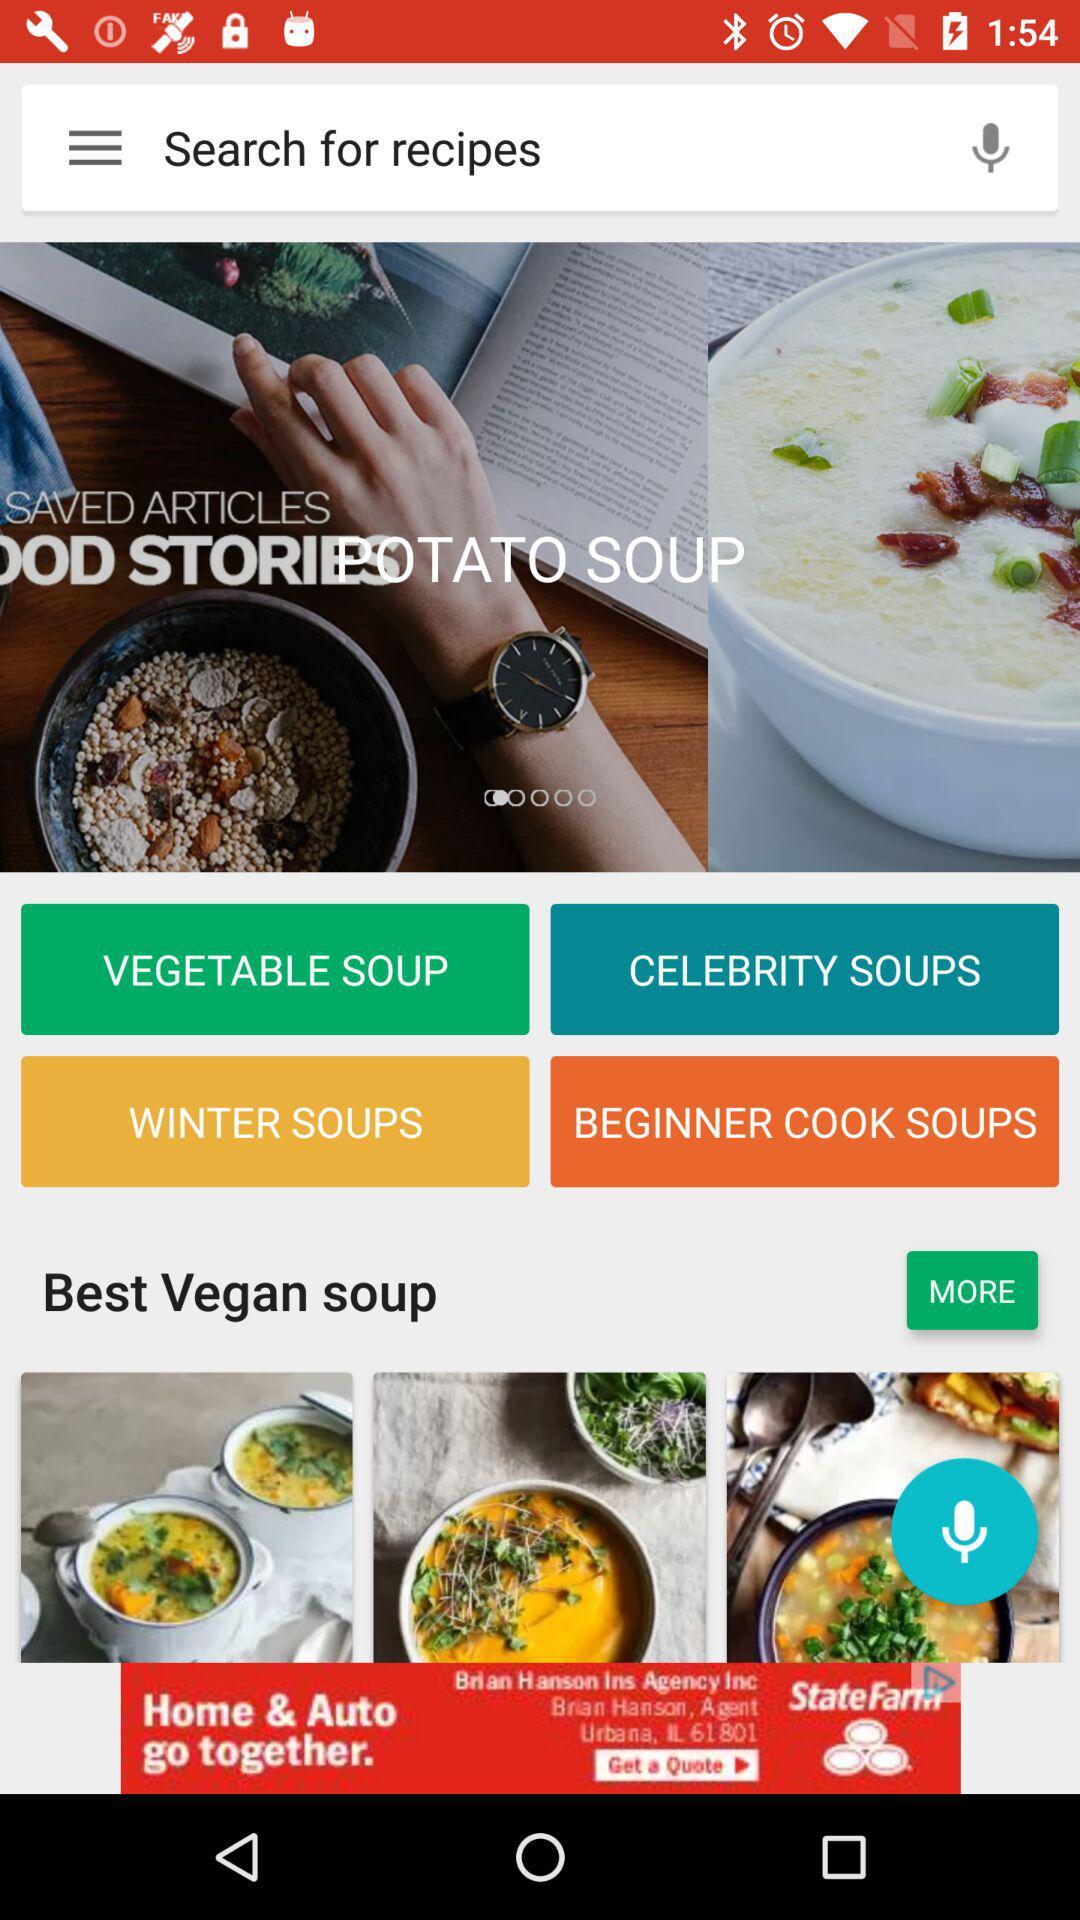 The image size is (1080, 1920). I want to click on mike, so click(990, 146).